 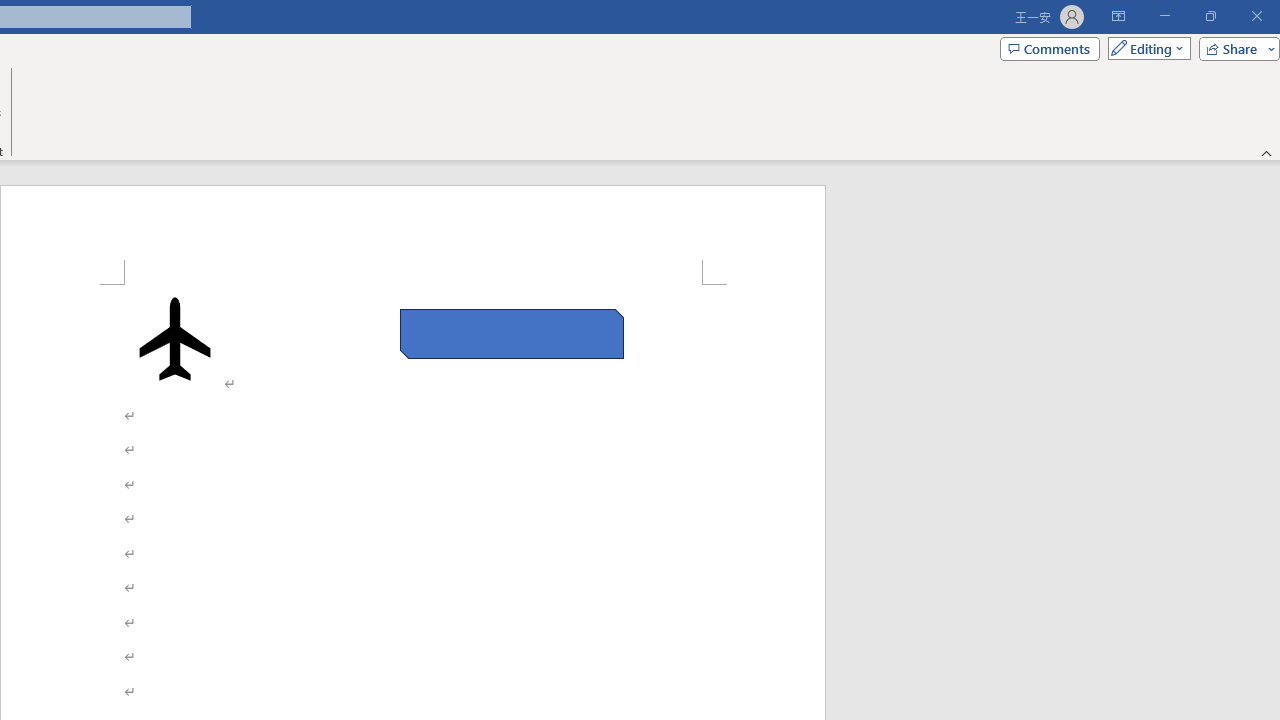 What do you see at coordinates (512, 333) in the screenshot?
I see `'Rectangle: Diagonal Corners Snipped 2'` at bounding box center [512, 333].